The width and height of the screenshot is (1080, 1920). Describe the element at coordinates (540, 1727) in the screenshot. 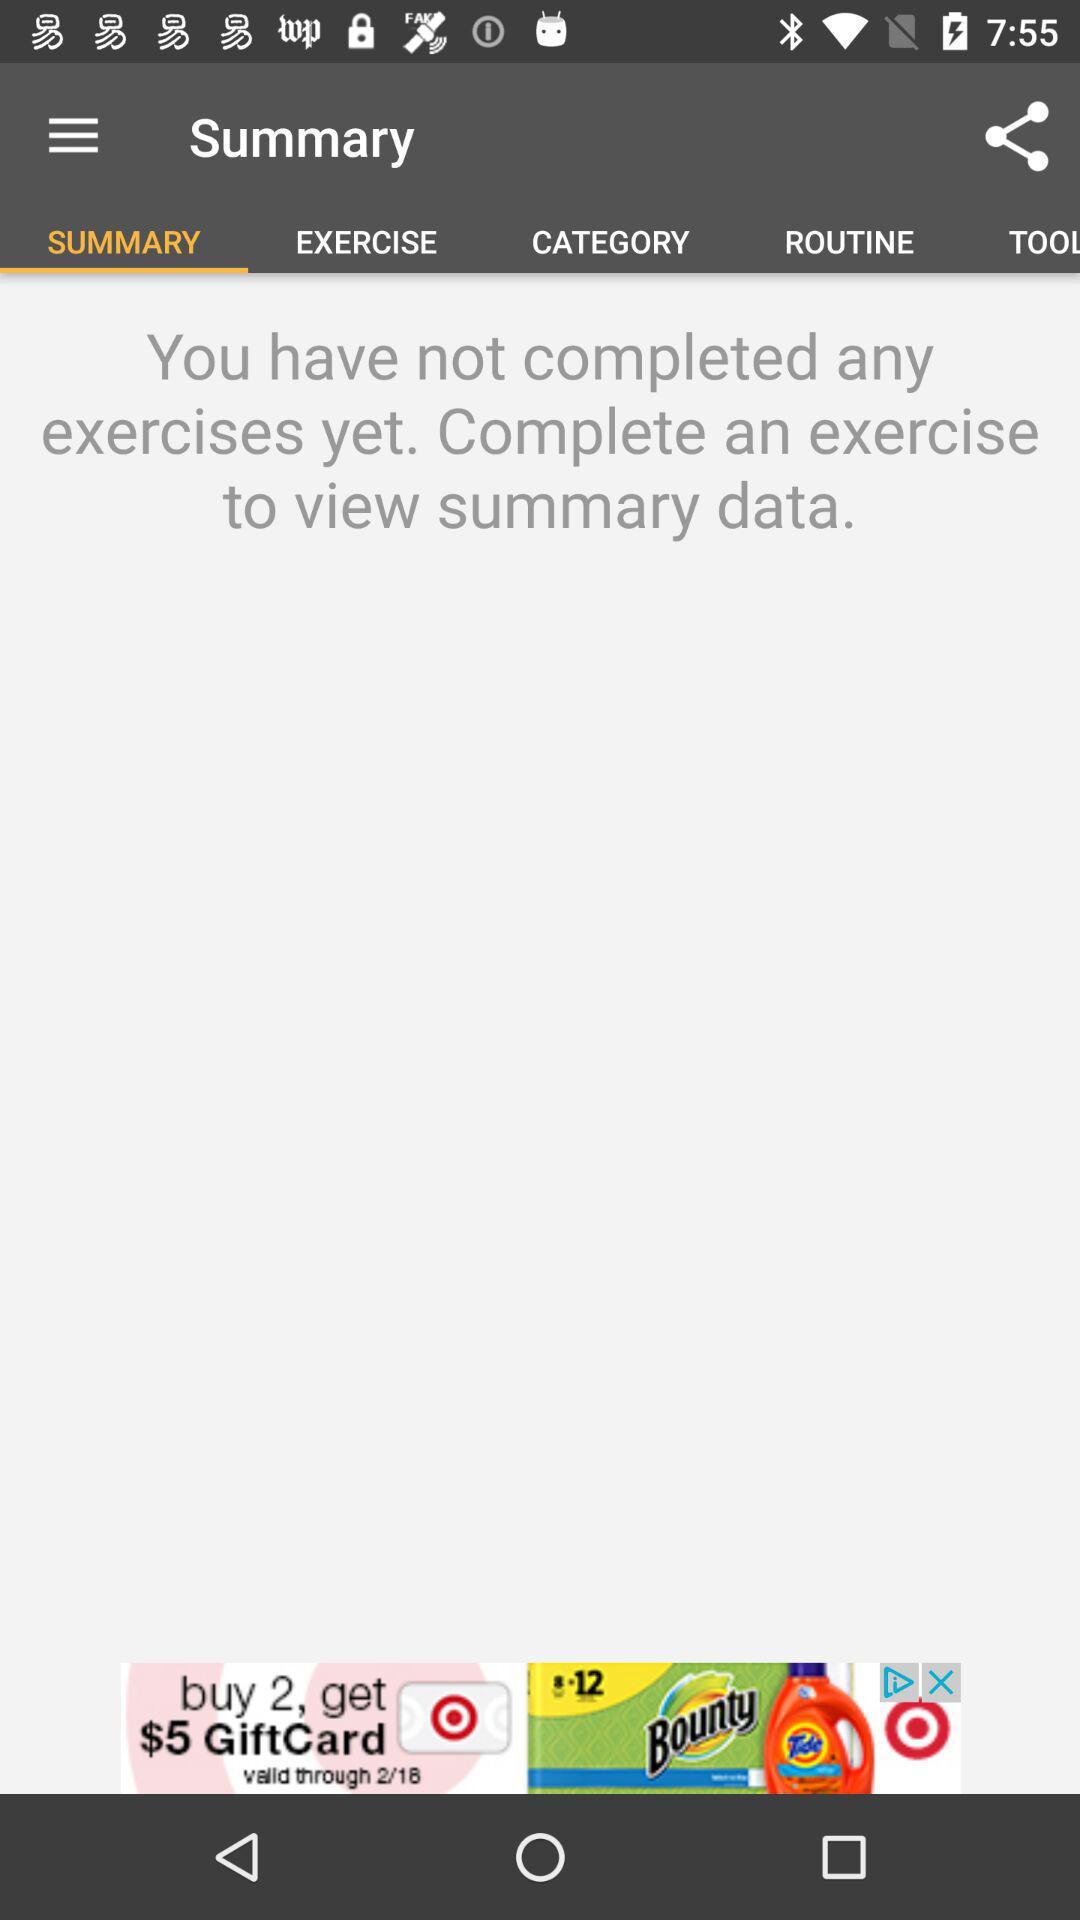

I see `advertisement` at that location.